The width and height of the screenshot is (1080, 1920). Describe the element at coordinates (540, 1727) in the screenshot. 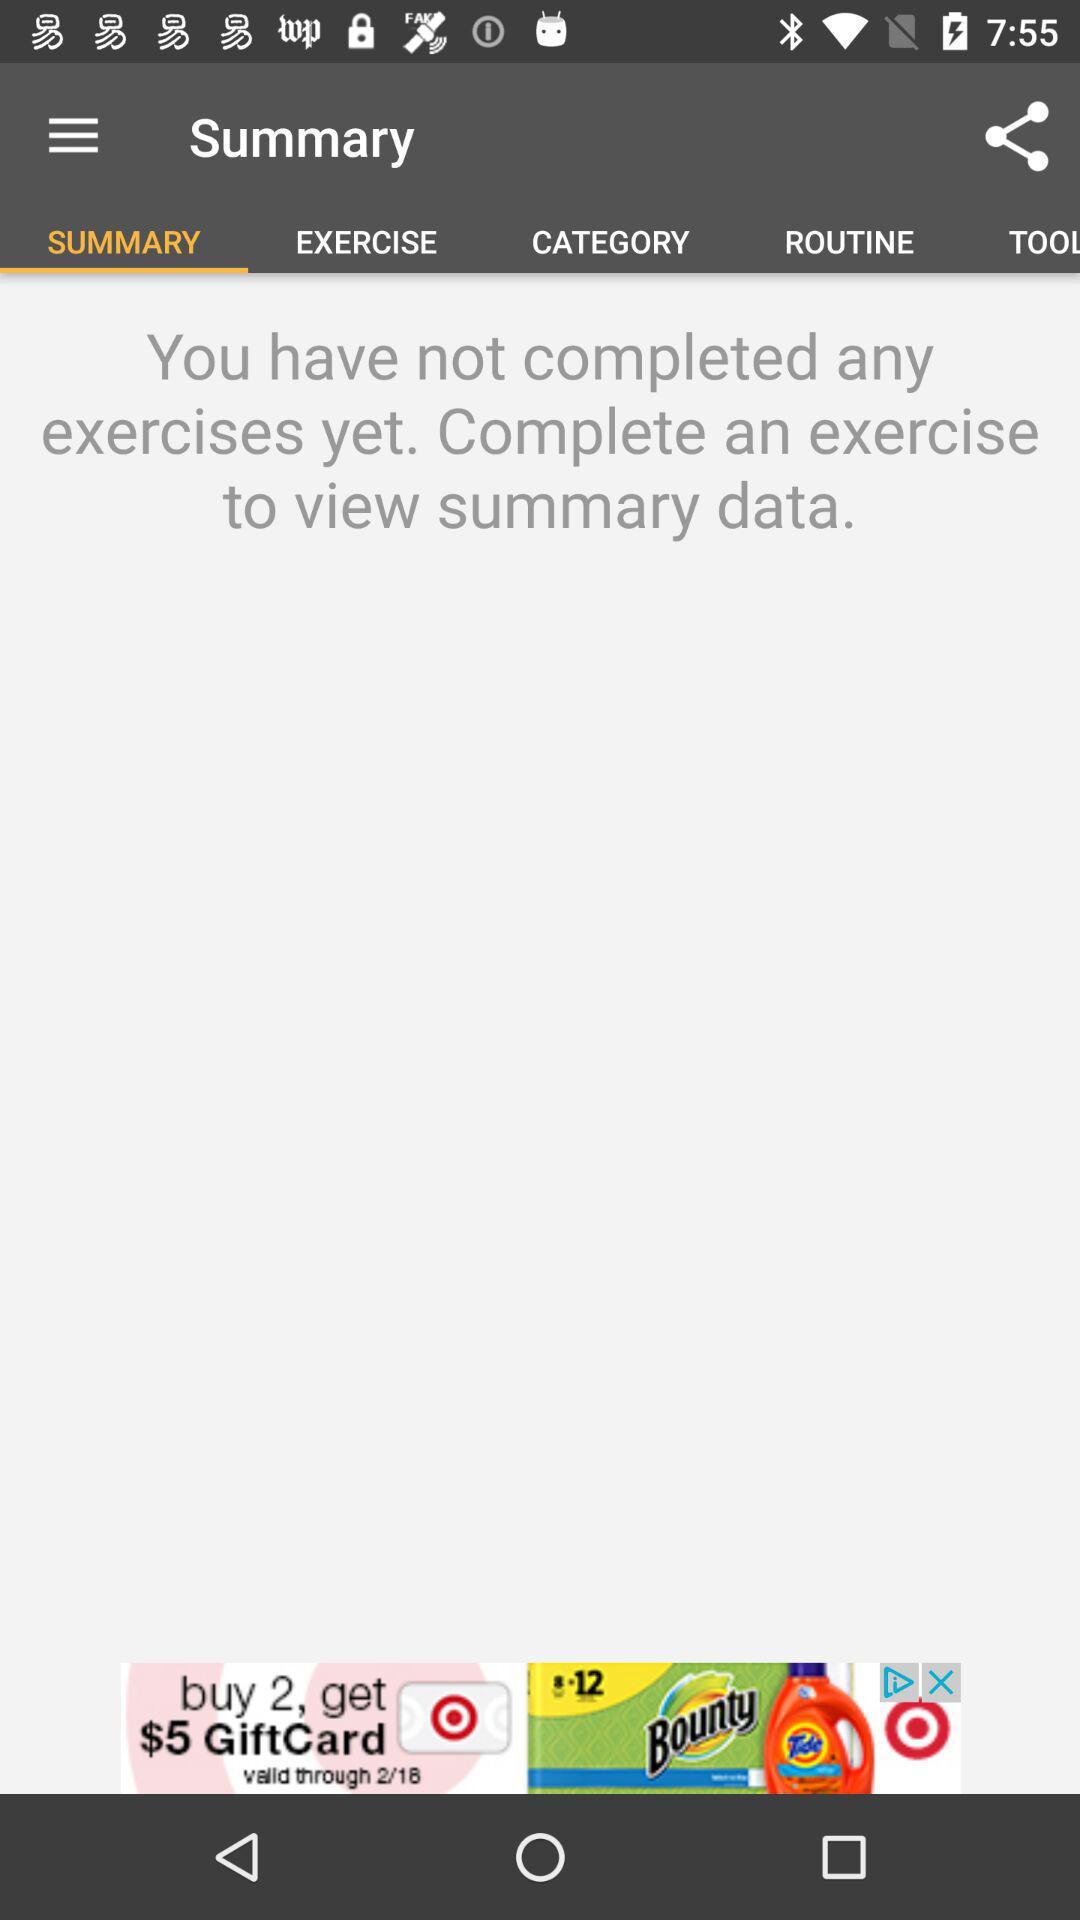

I see `advertisement` at that location.